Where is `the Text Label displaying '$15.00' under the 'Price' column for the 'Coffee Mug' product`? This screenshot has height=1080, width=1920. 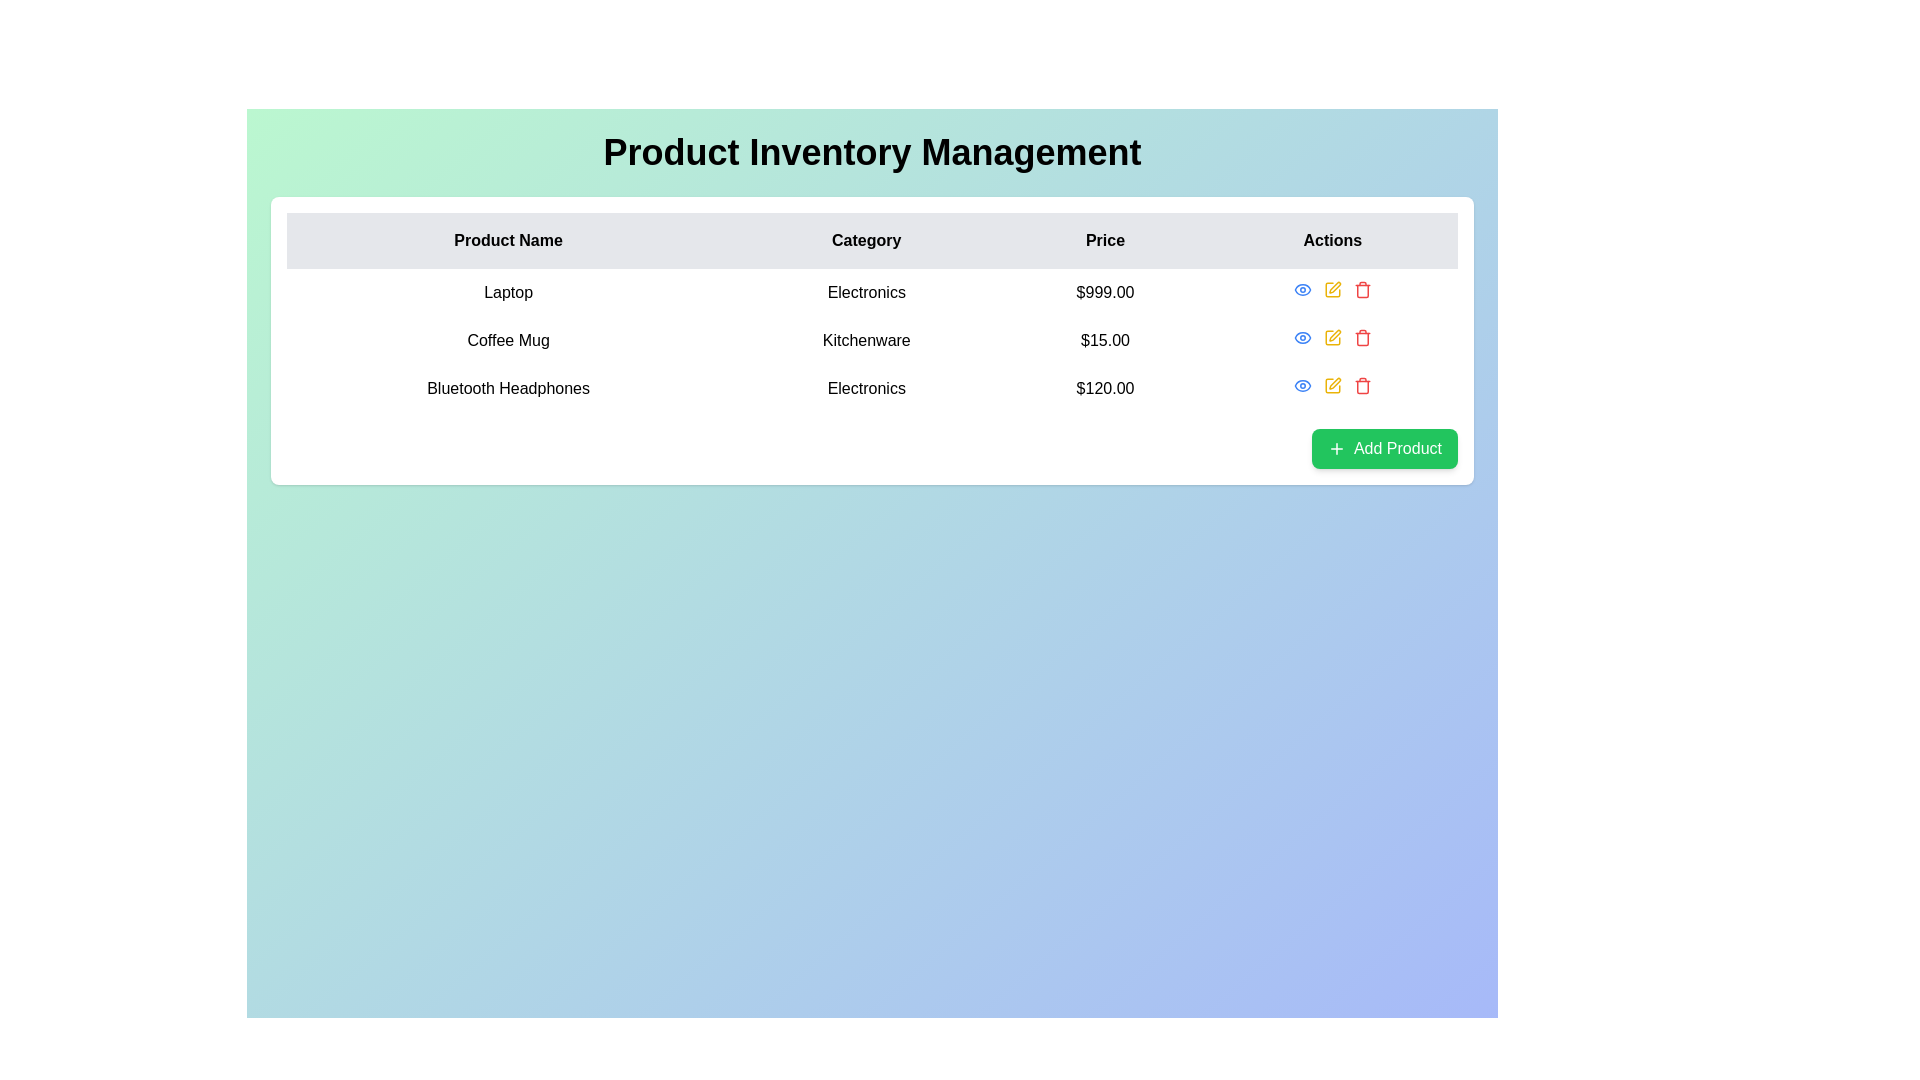
the Text Label displaying '$15.00' under the 'Price' column for the 'Coffee Mug' product is located at coordinates (1104, 339).